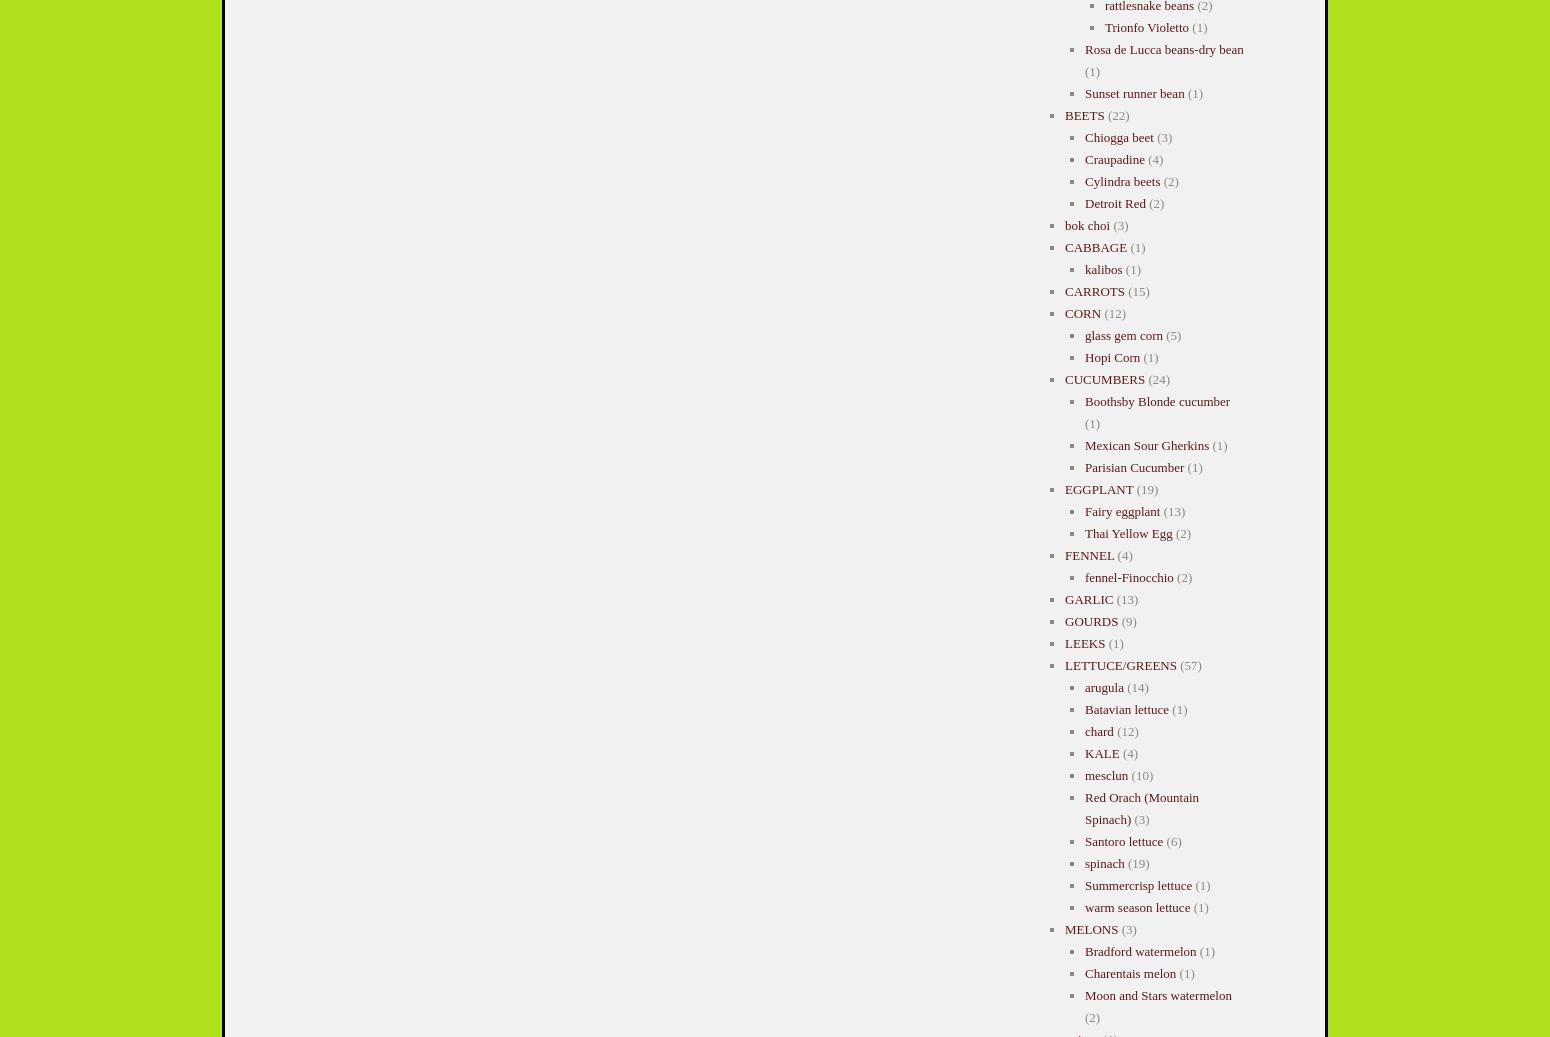  What do you see at coordinates (1119, 665) in the screenshot?
I see `'LETTUCE/GREENS'` at bounding box center [1119, 665].